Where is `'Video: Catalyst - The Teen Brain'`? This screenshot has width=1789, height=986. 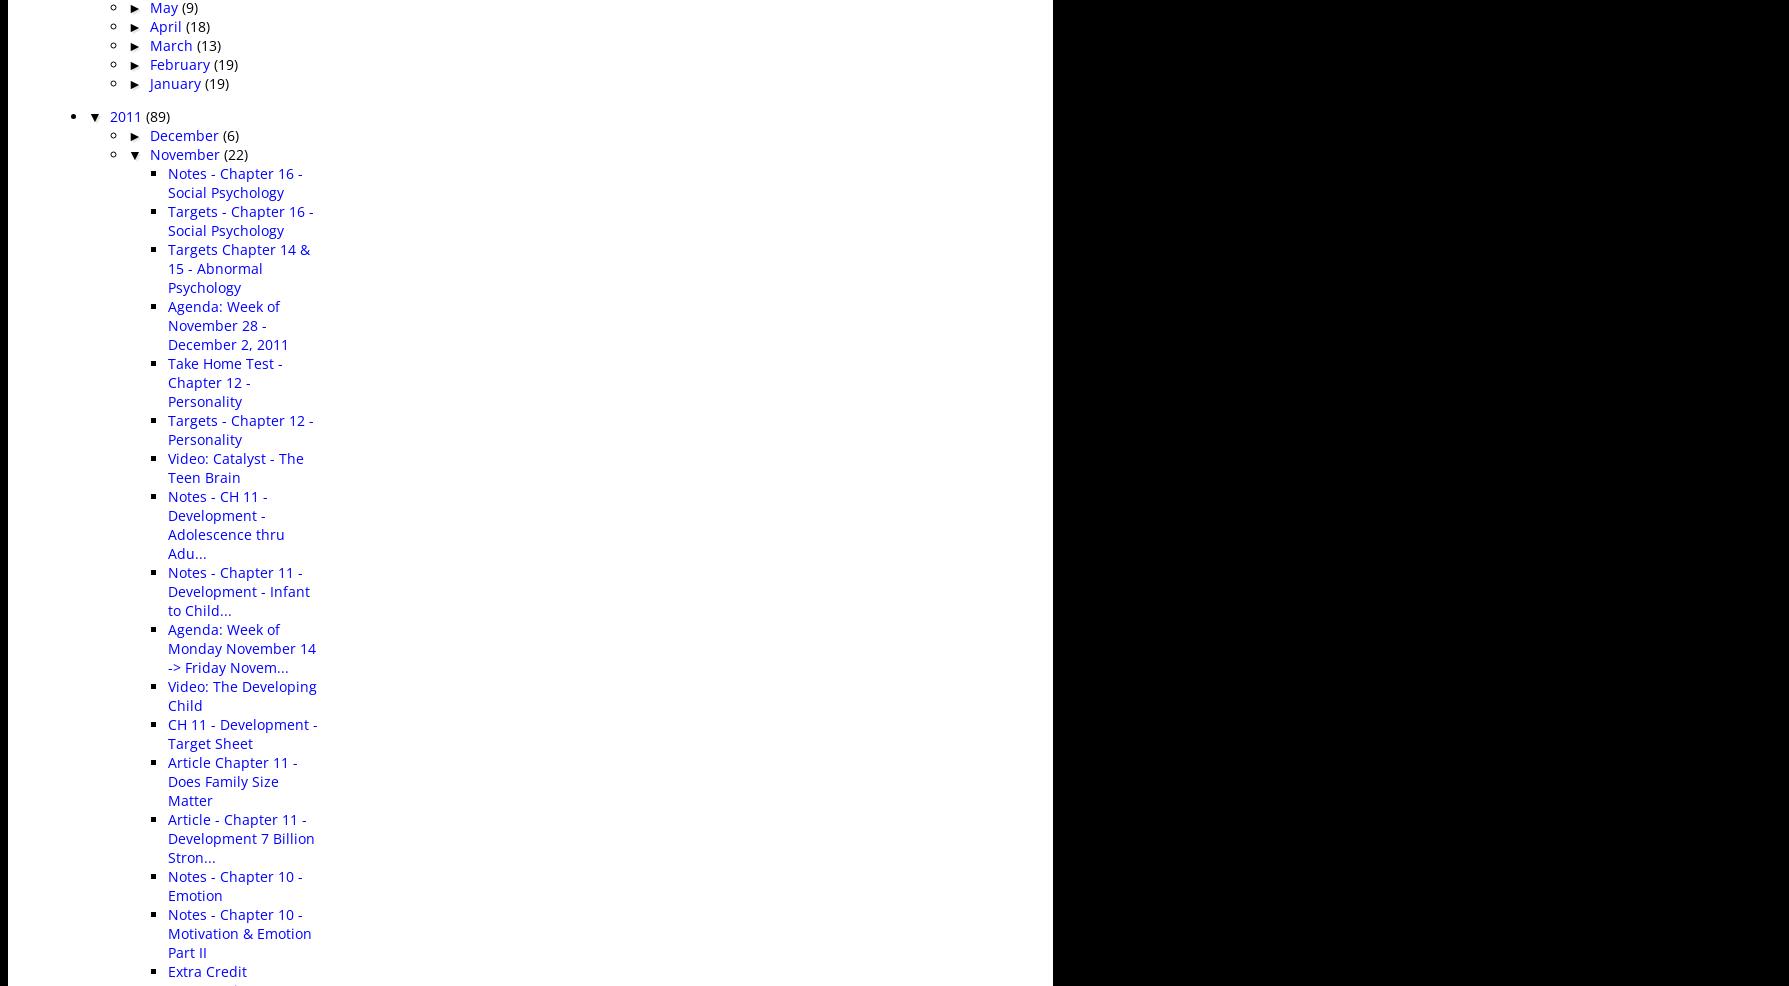
'Video: Catalyst - The Teen Brain' is located at coordinates (235, 466).